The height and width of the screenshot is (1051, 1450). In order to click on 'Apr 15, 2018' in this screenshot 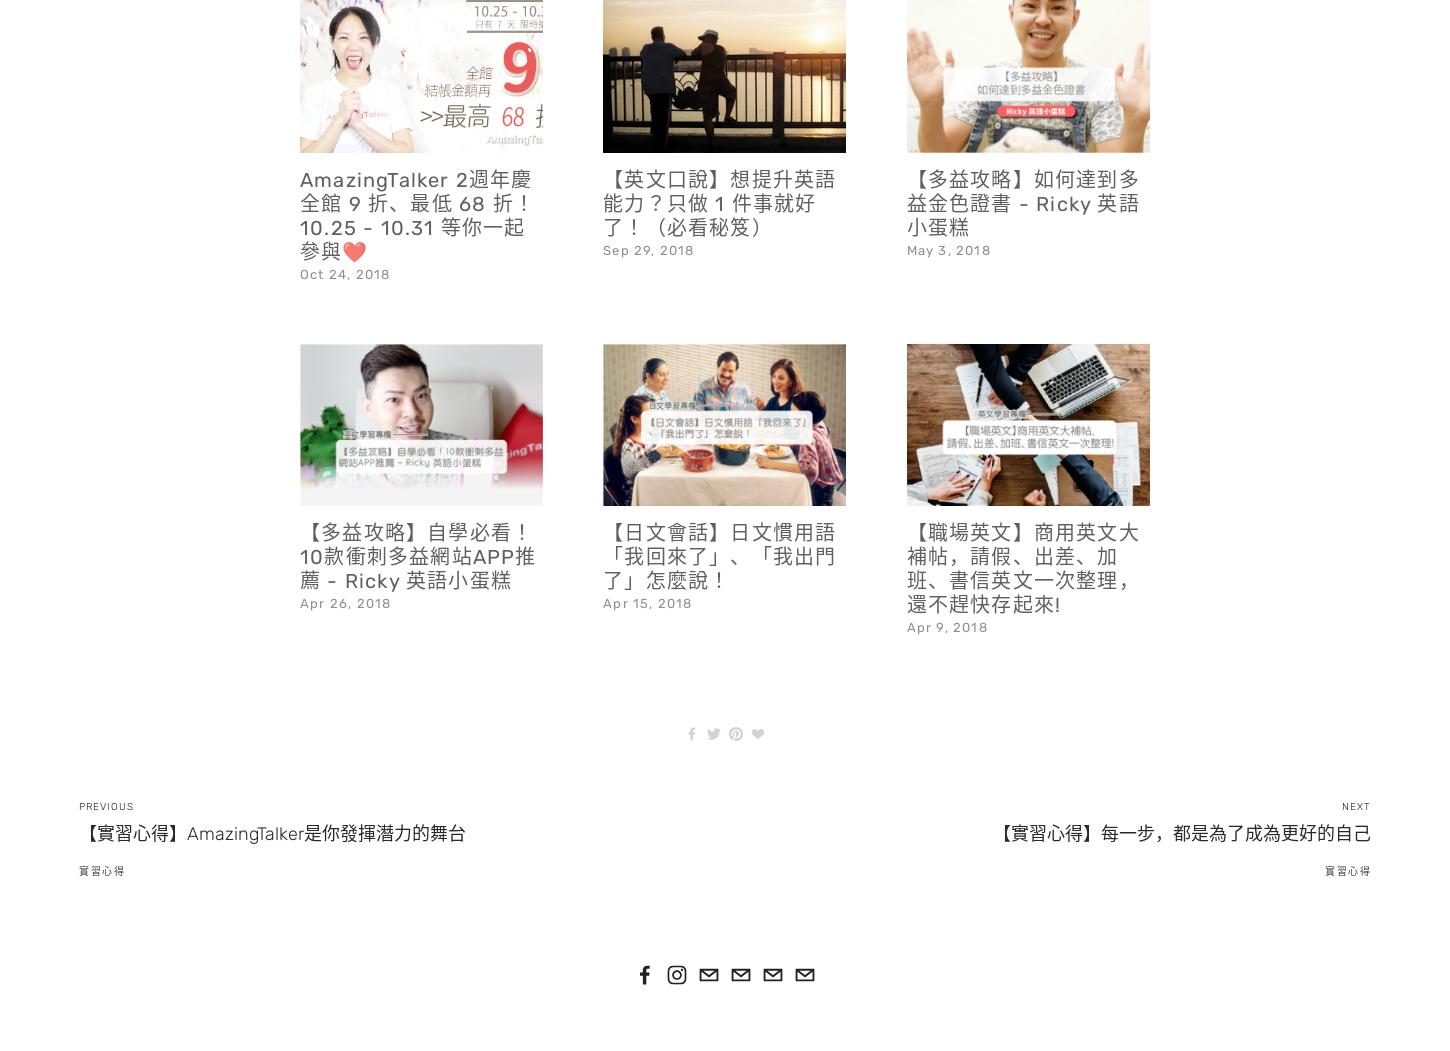, I will do `click(646, 550)`.